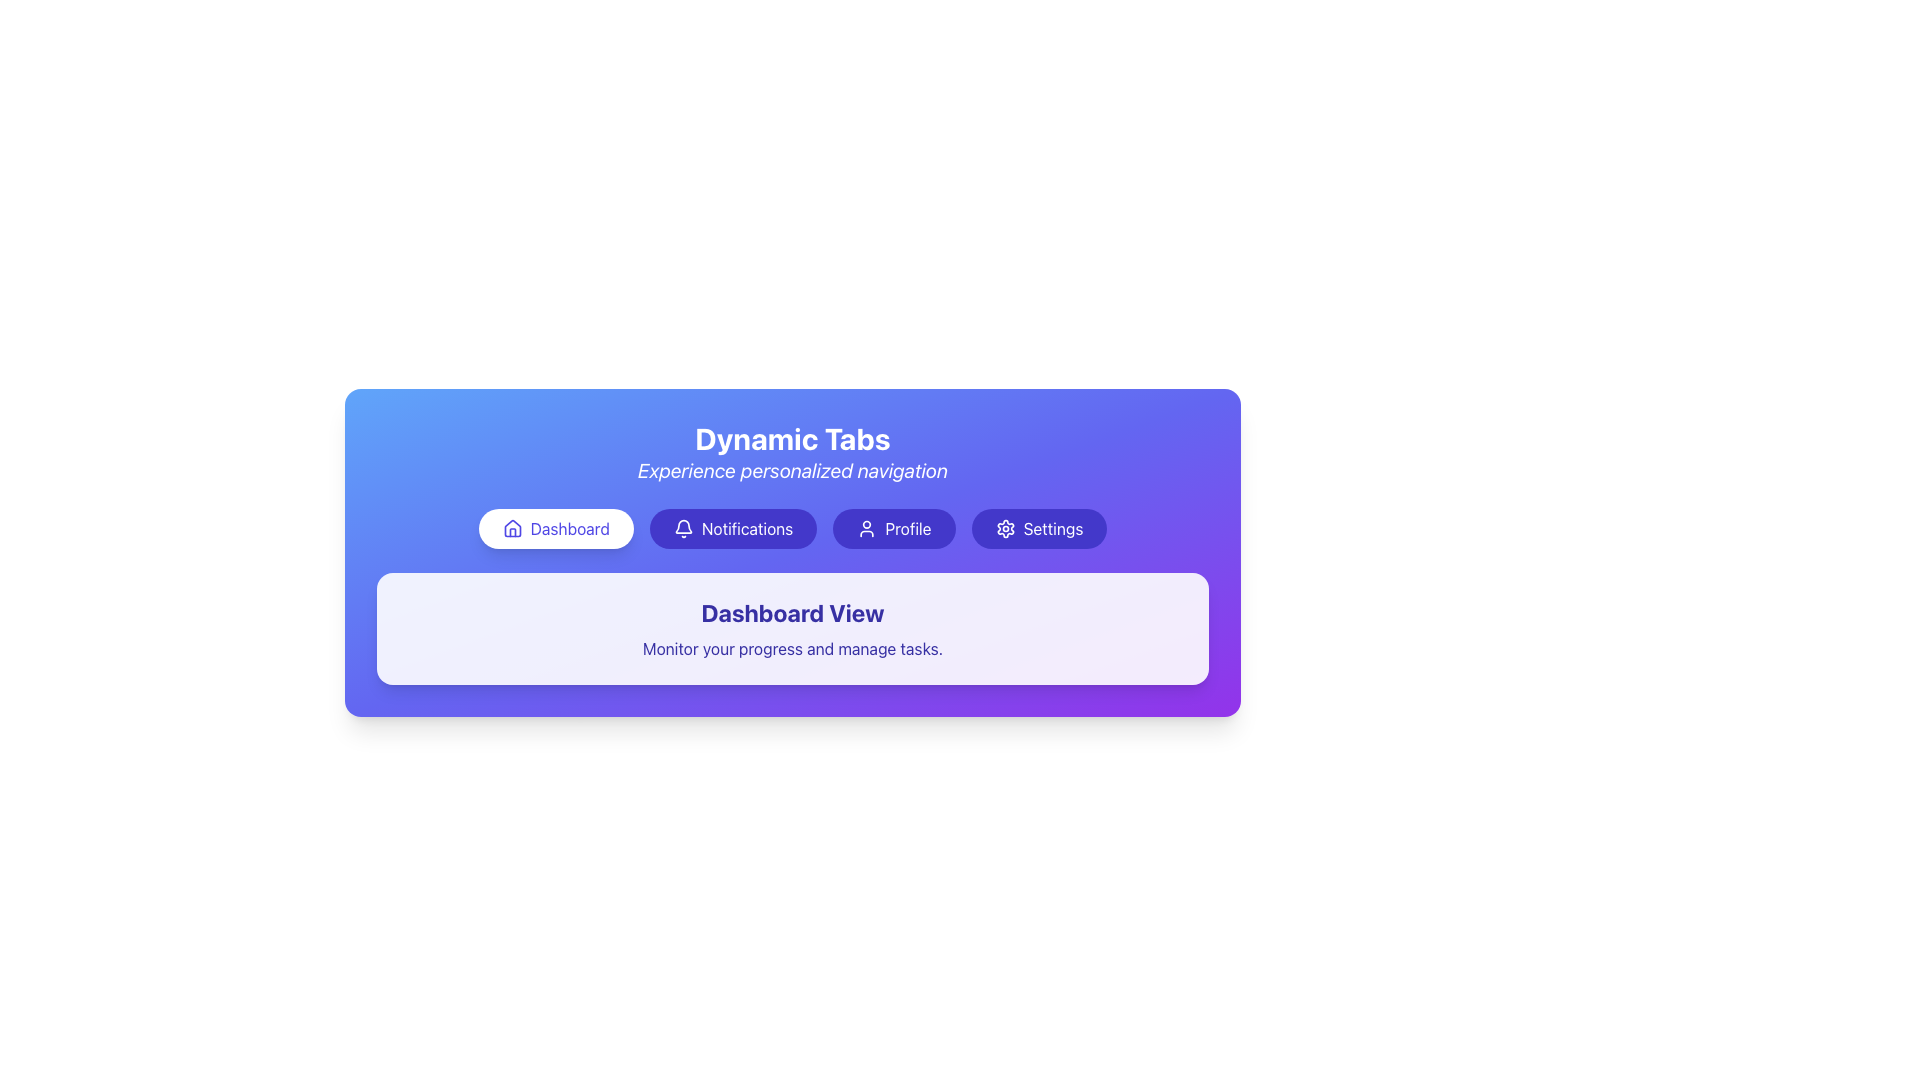  What do you see at coordinates (1005, 527) in the screenshot?
I see `the settings icon located in the top right portion of the main navigation bar` at bounding box center [1005, 527].